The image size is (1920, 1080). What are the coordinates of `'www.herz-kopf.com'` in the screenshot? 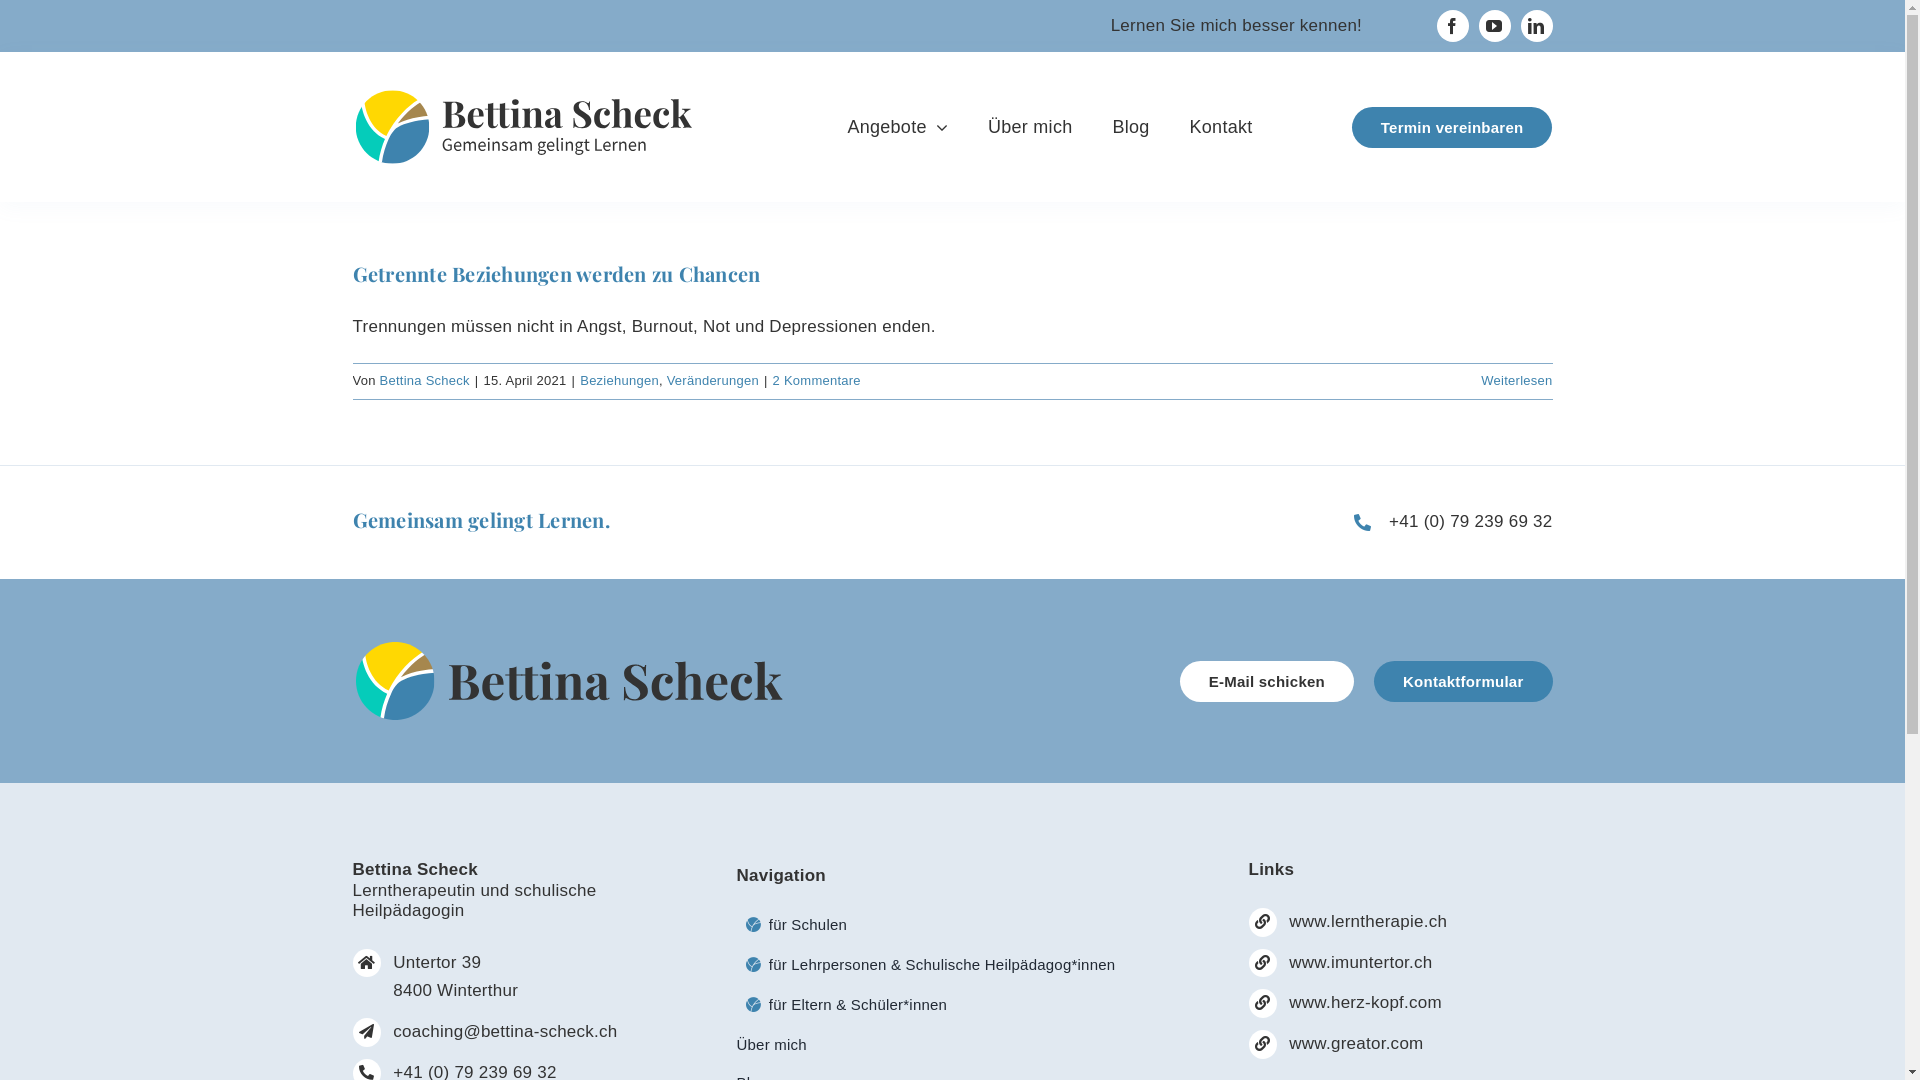 It's located at (1364, 1002).